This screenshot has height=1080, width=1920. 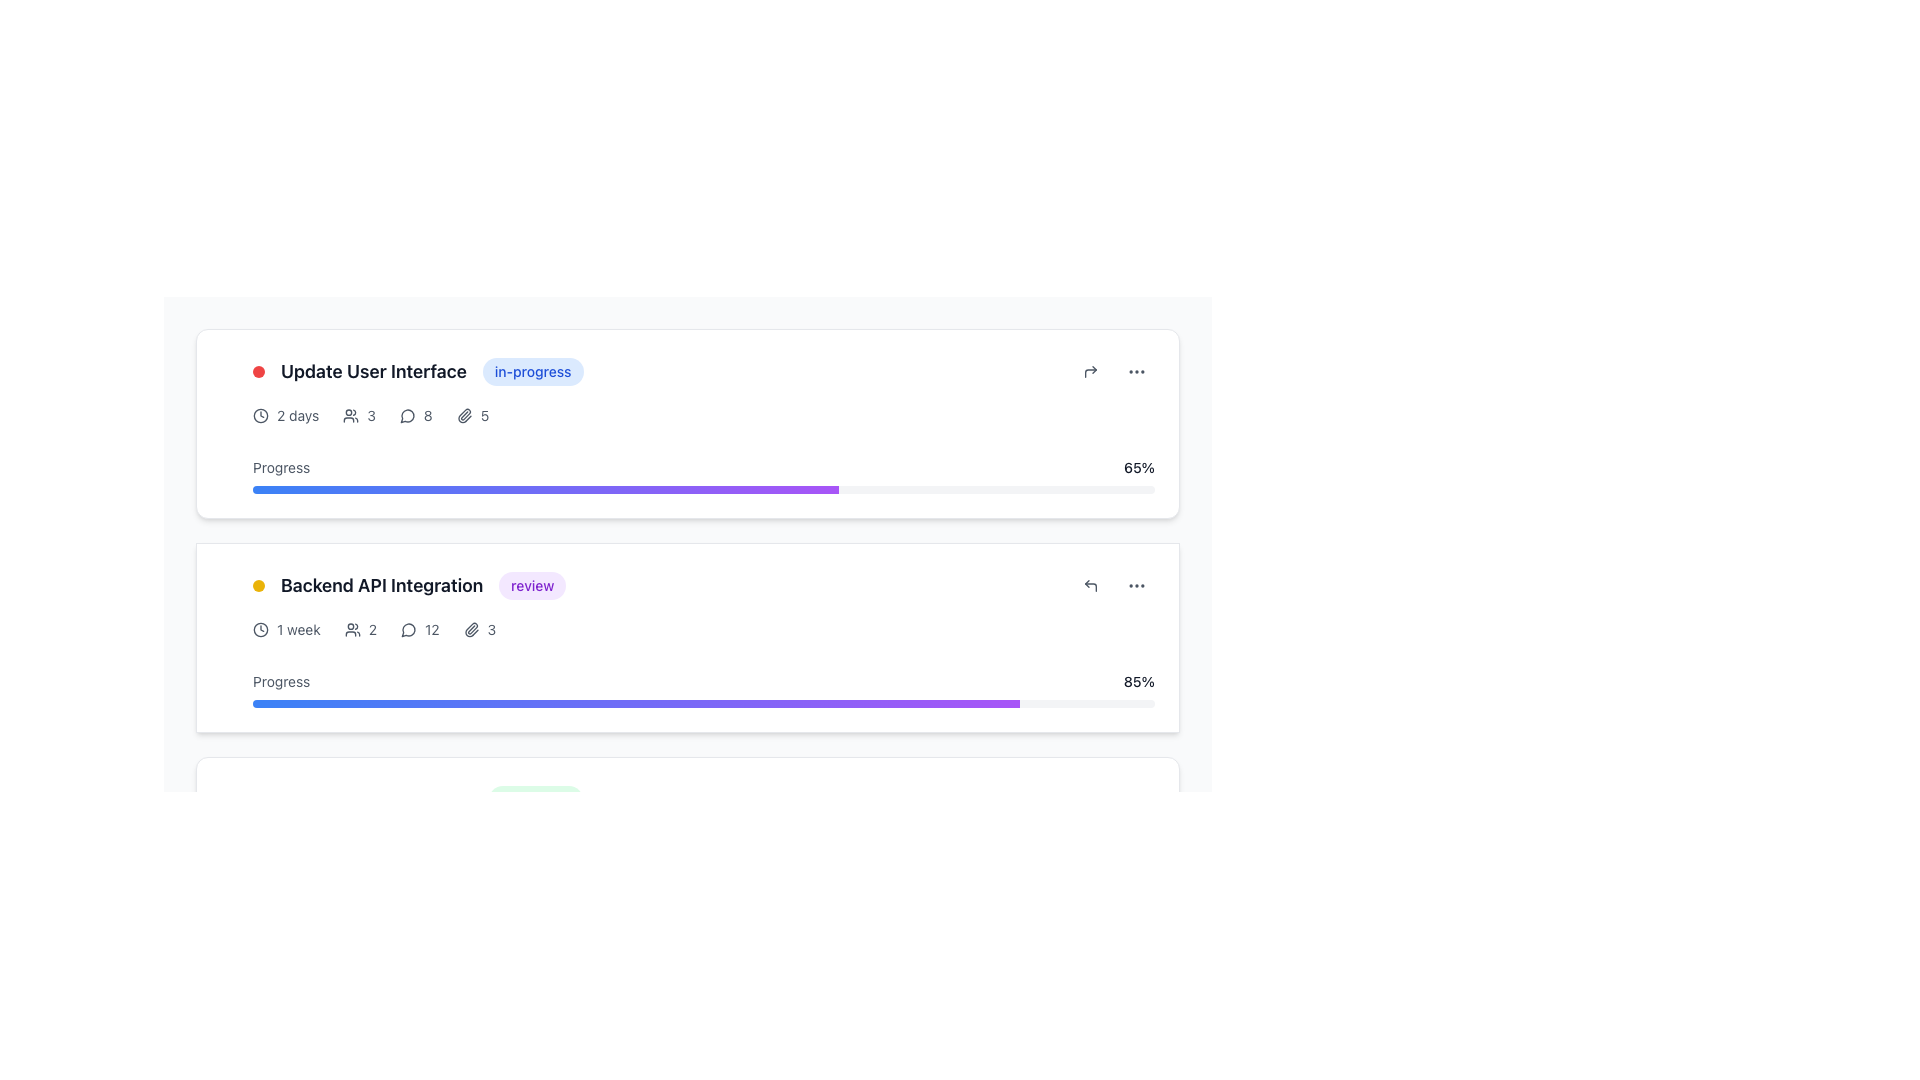 What do you see at coordinates (532, 371) in the screenshot?
I see `the Status label displaying 'in-progress'` at bounding box center [532, 371].